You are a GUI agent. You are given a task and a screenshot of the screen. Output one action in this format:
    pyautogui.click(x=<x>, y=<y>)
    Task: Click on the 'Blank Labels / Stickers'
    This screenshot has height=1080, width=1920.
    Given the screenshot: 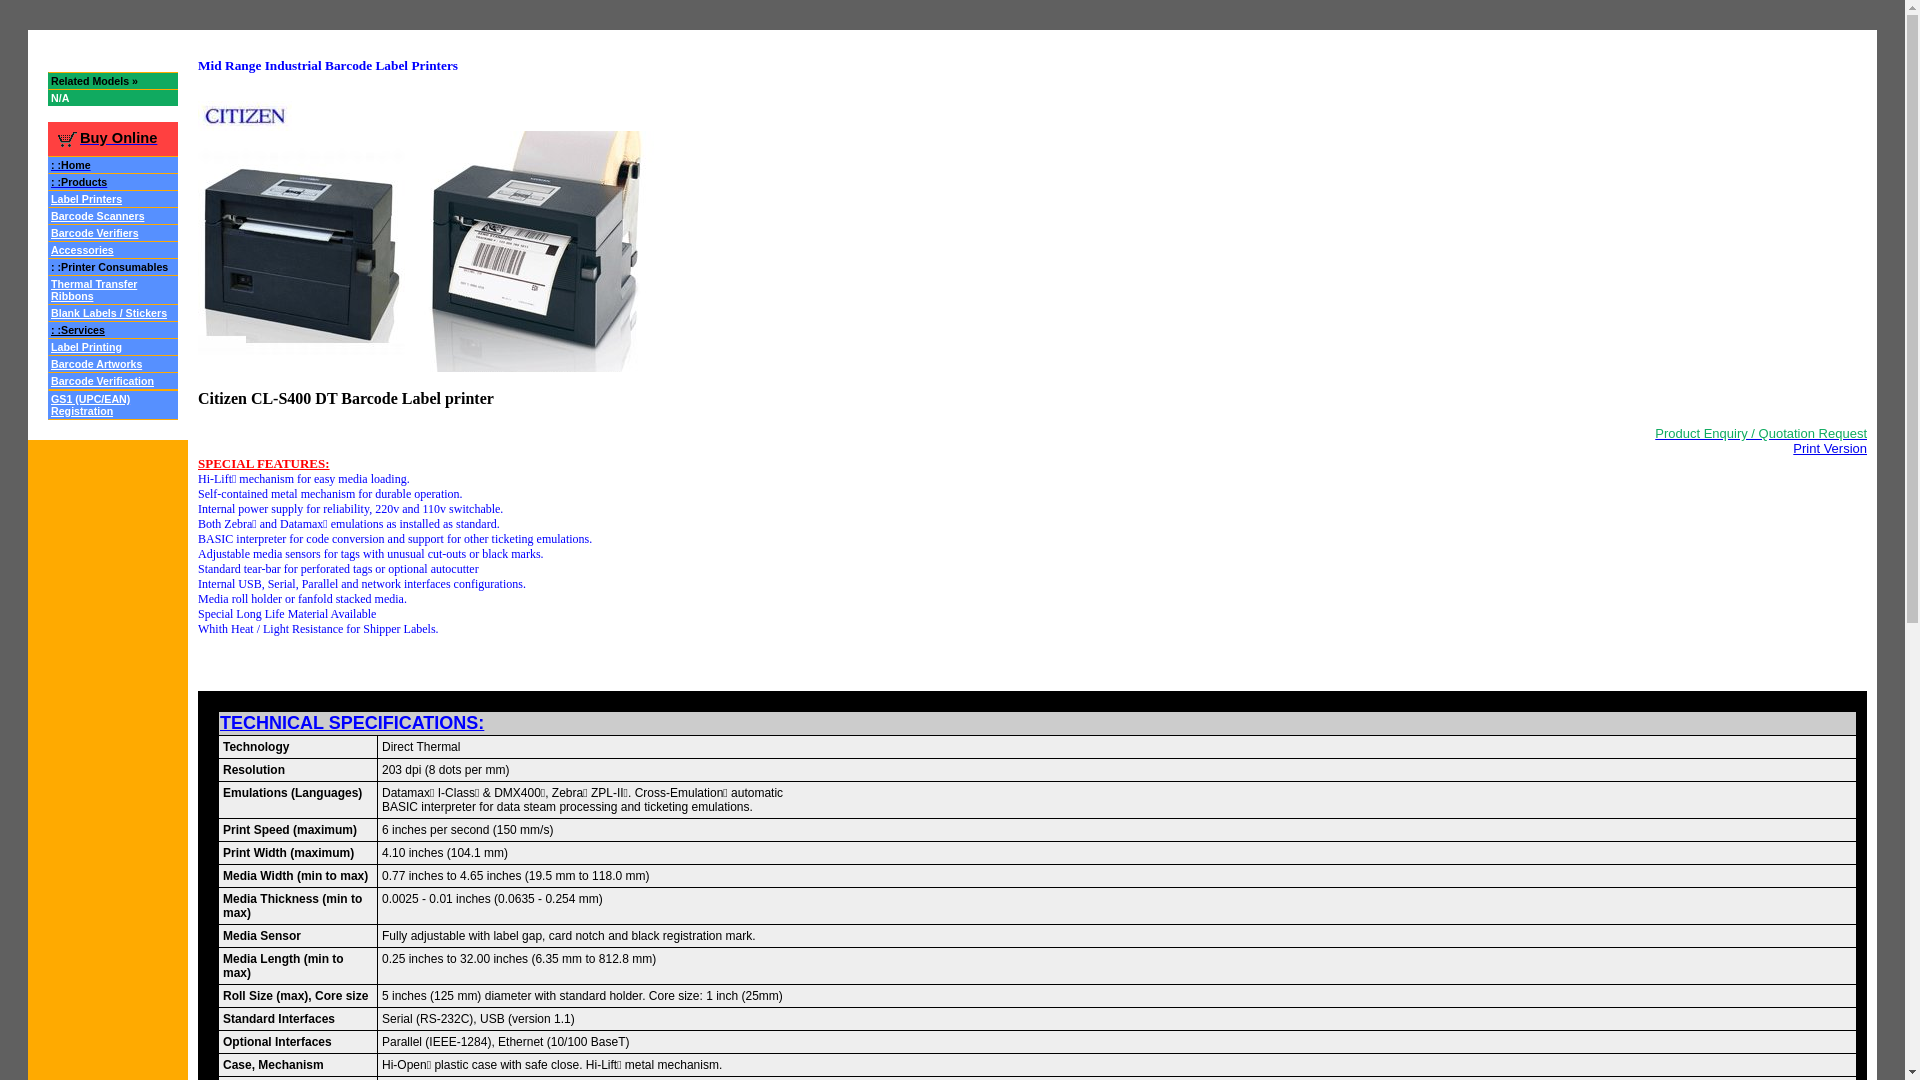 What is the action you would take?
    pyautogui.click(x=108, y=311)
    